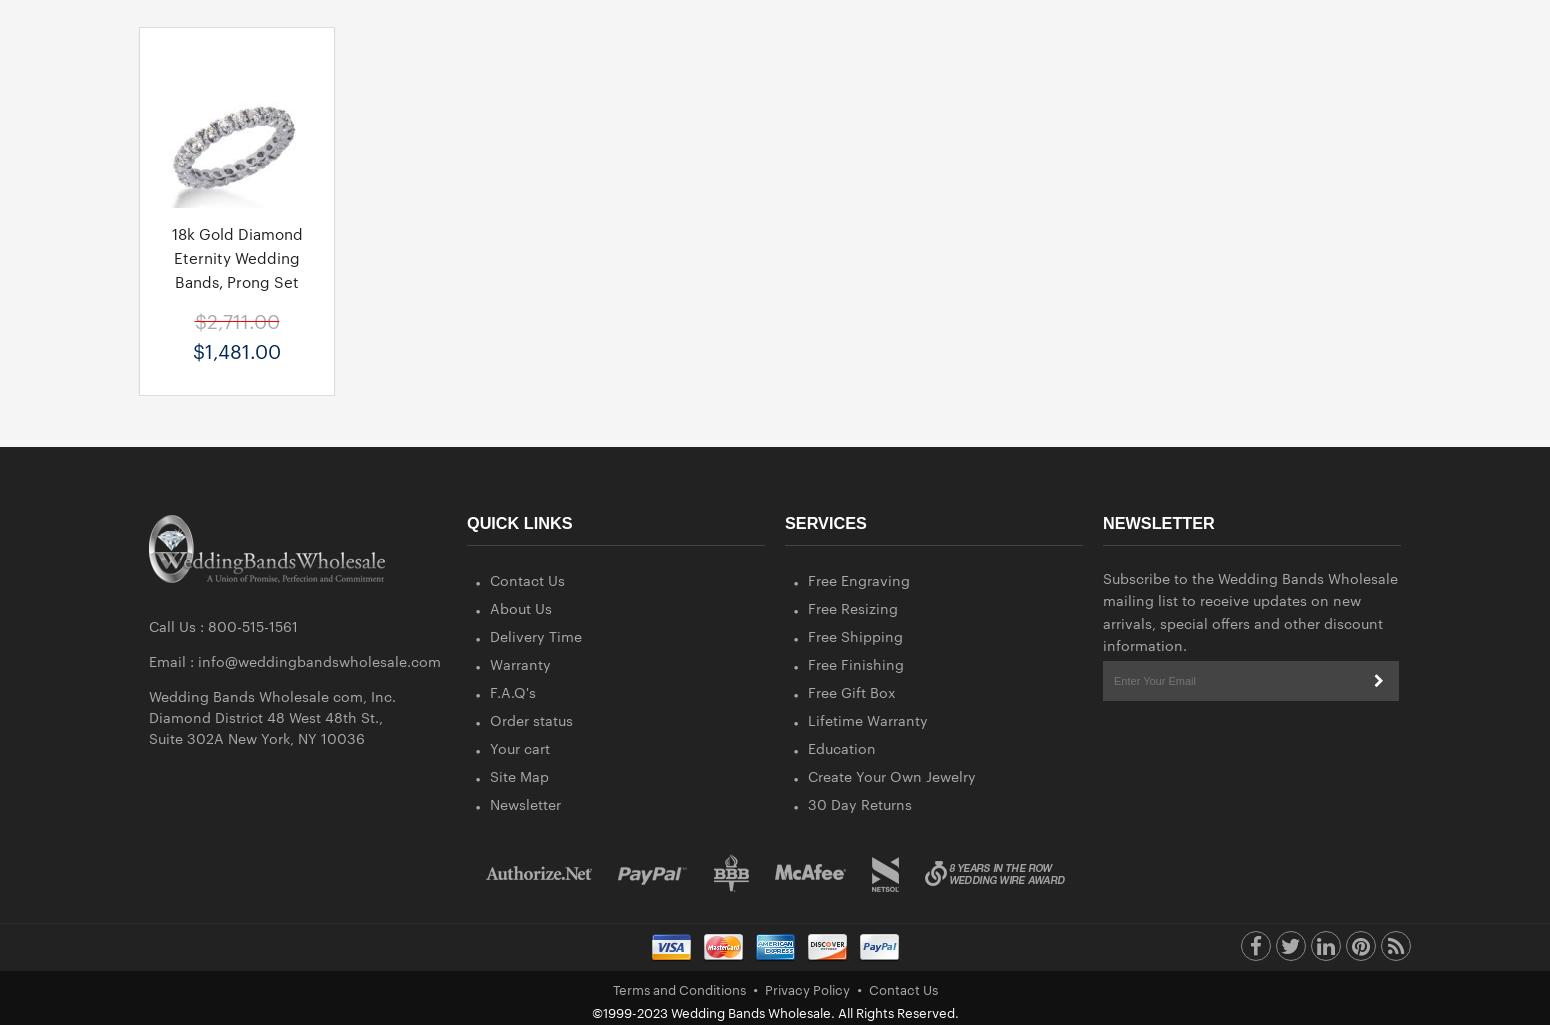  Describe the element at coordinates (851, 691) in the screenshot. I see `'Free Gift Box'` at that location.